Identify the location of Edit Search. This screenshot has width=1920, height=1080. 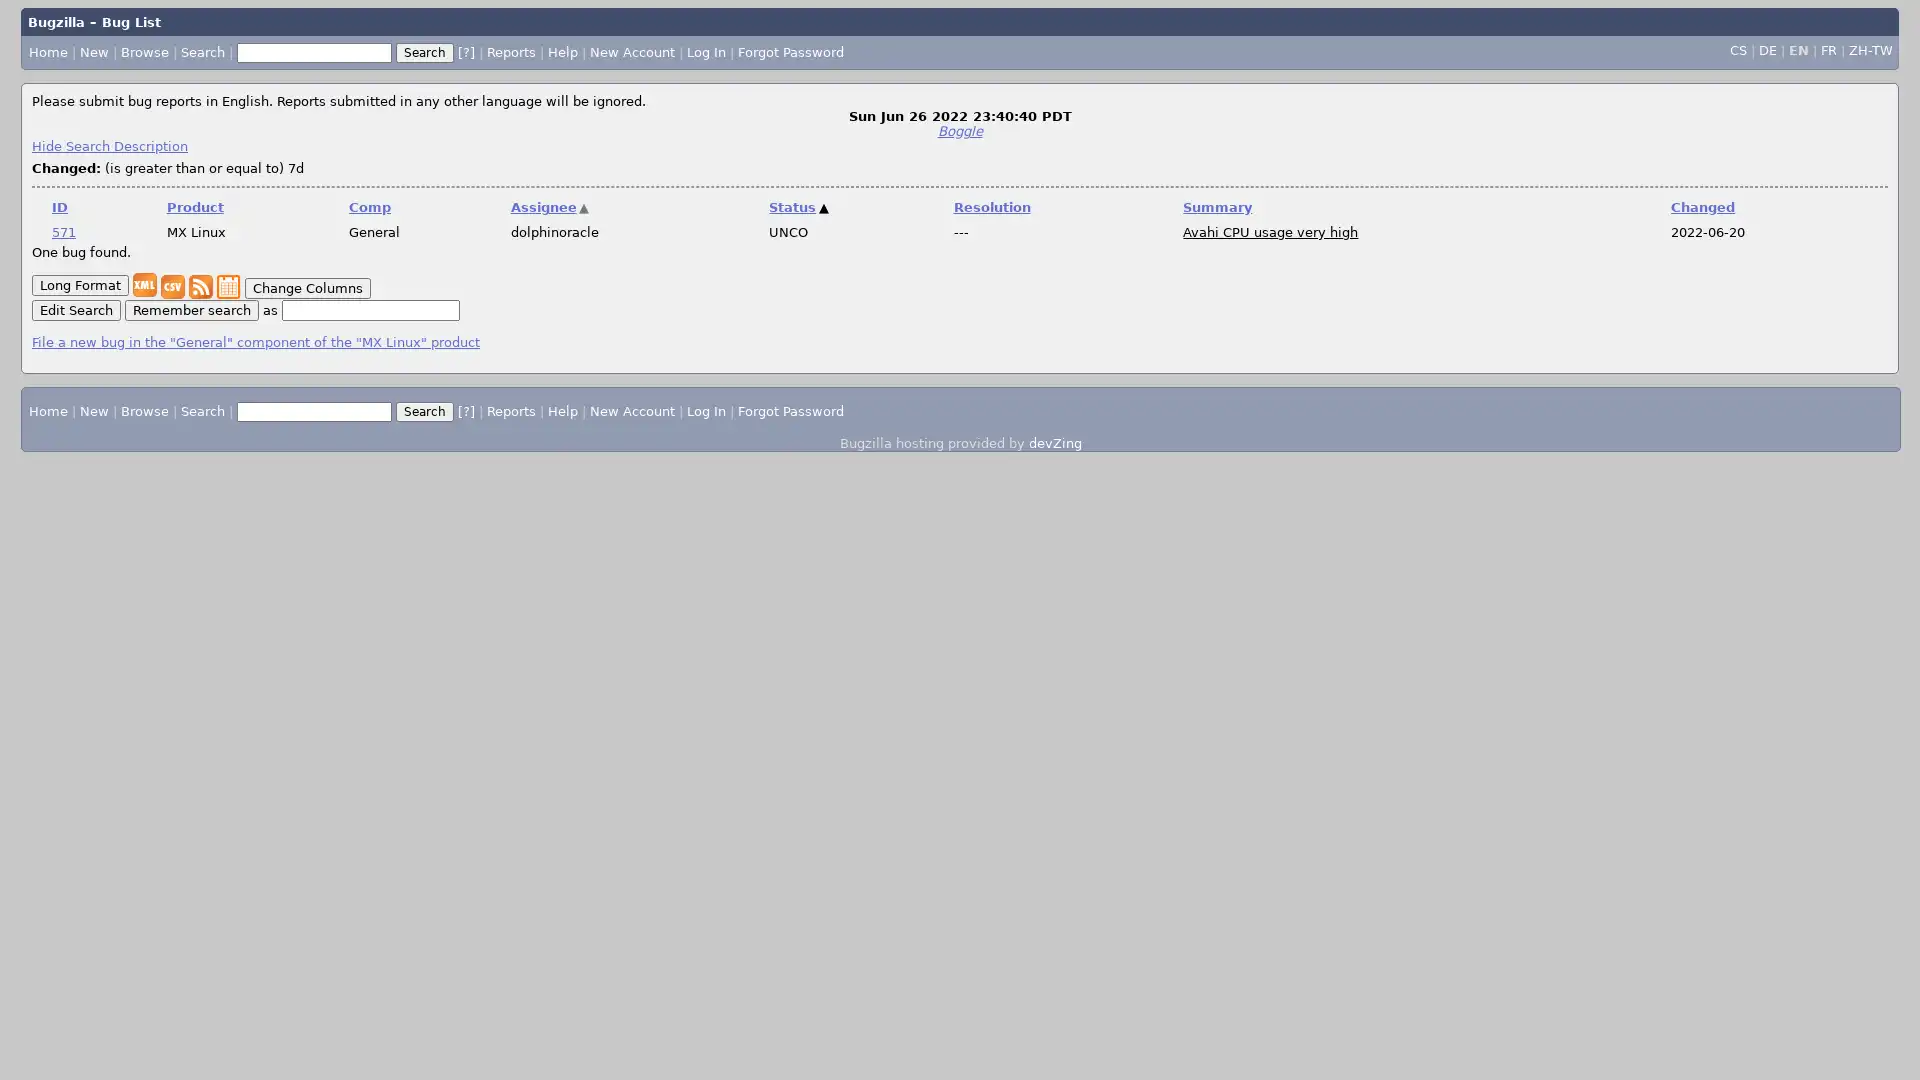
(76, 310).